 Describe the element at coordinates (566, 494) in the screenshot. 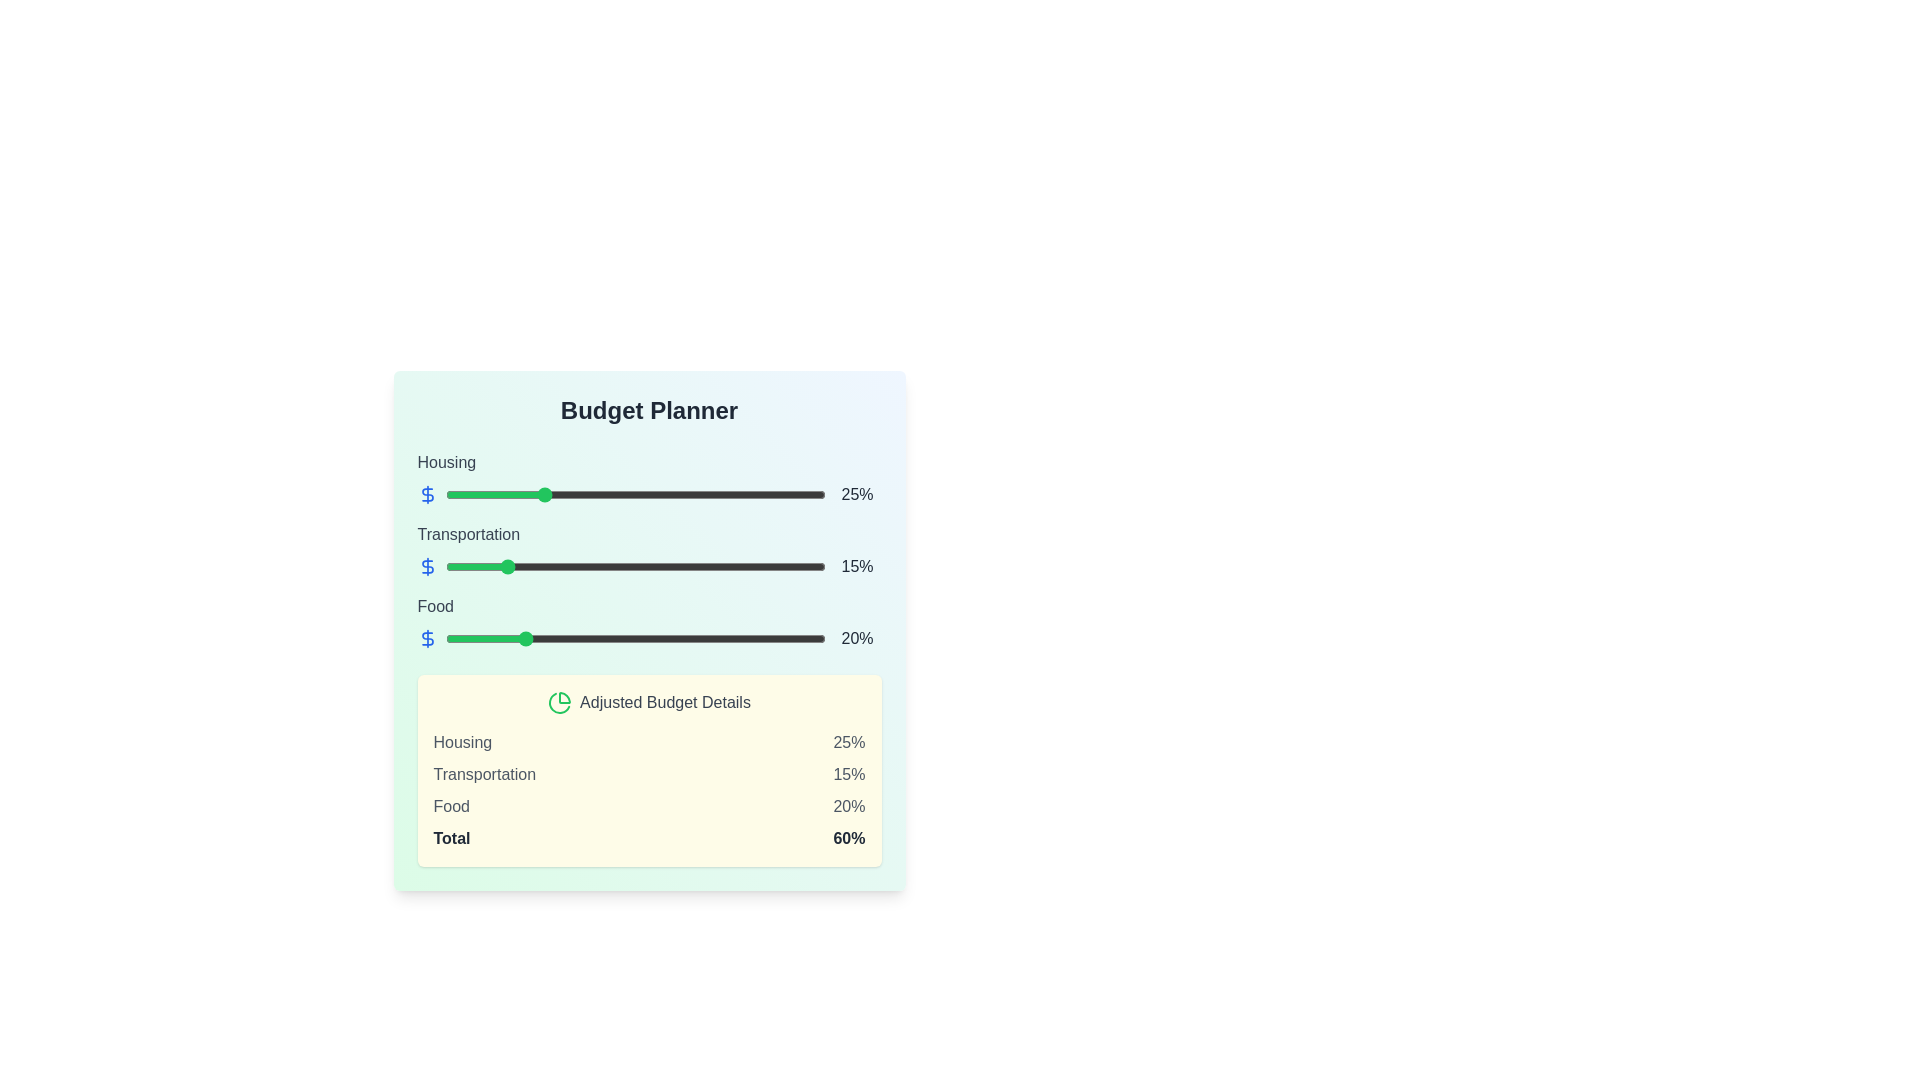

I see `the housing budget percentage` at that location.